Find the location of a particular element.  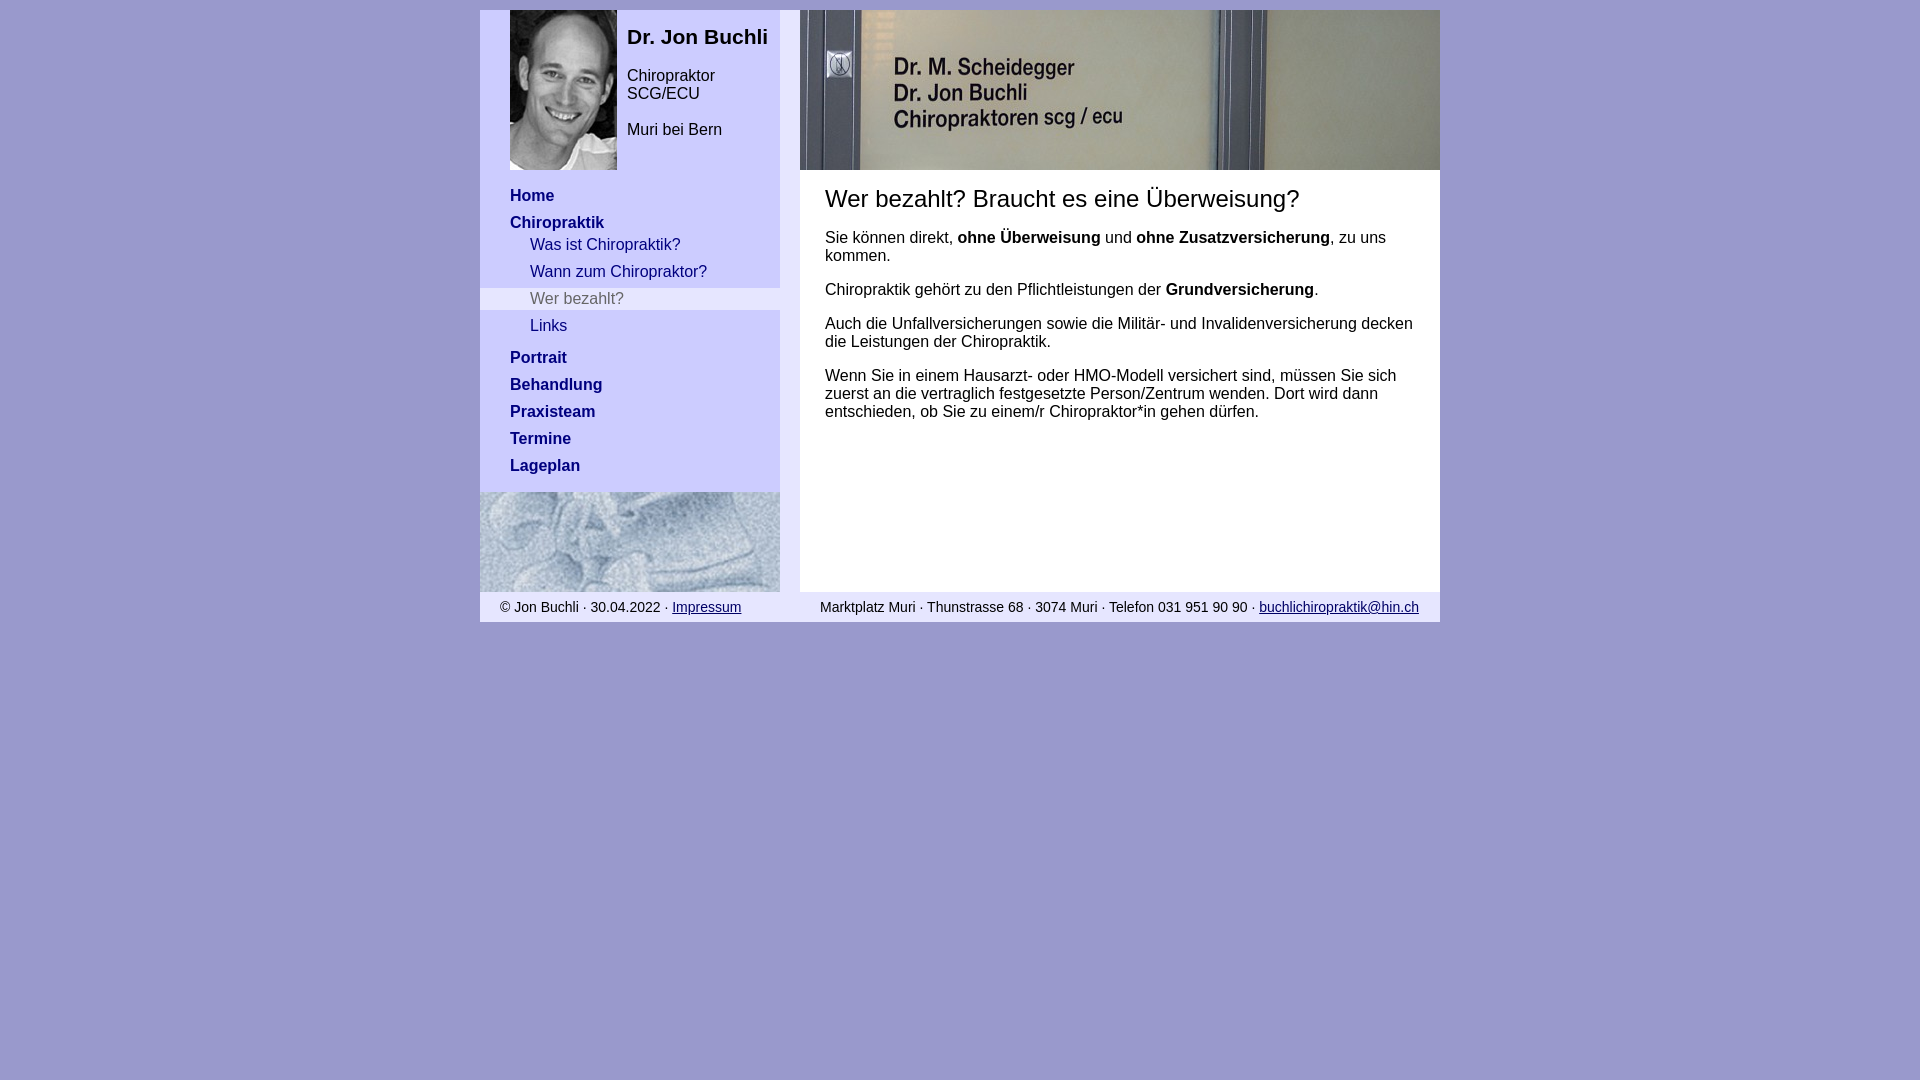

'Wann zum Chiropraktor?' is located at coordinates (628, 272).